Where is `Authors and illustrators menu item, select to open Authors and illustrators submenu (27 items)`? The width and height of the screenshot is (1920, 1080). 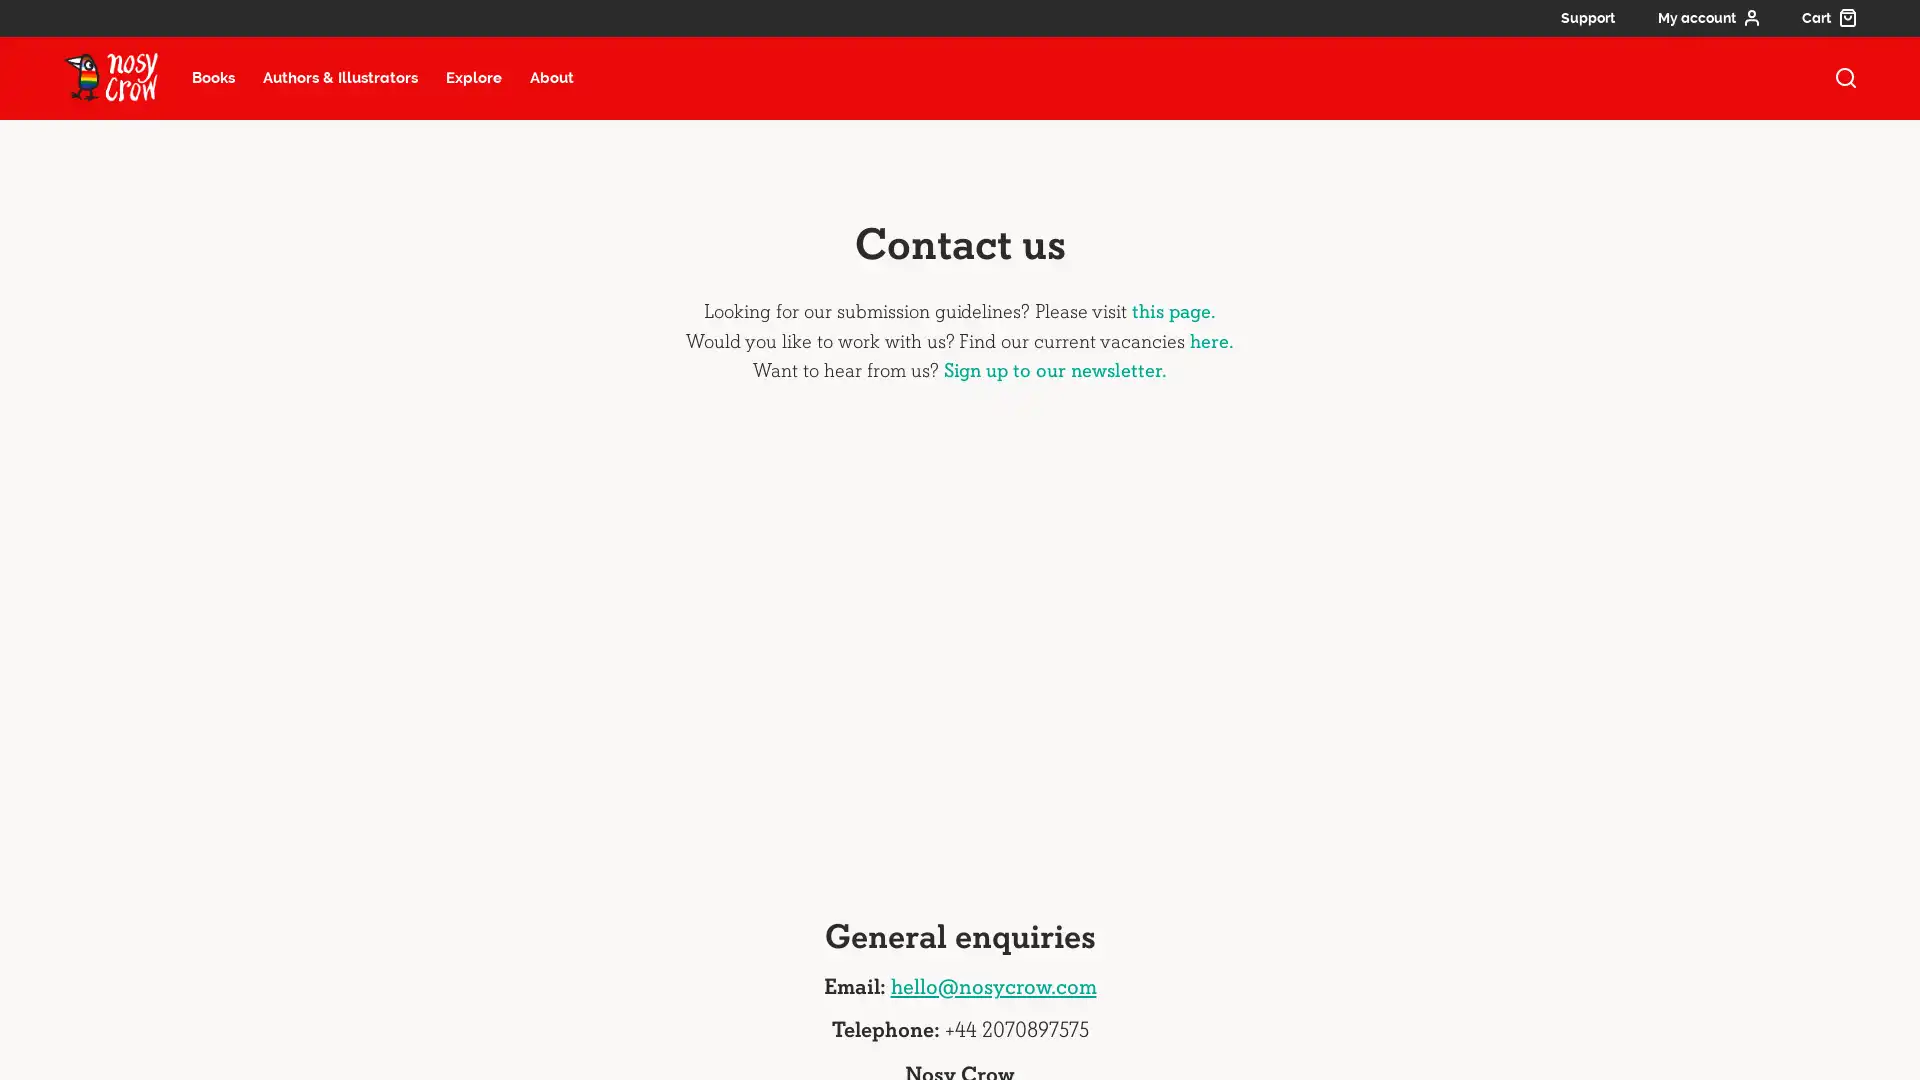
Authors and illustrators menu item, select to open Authors and illustrators submenu (27 items) is located at coordinates (340, 76).